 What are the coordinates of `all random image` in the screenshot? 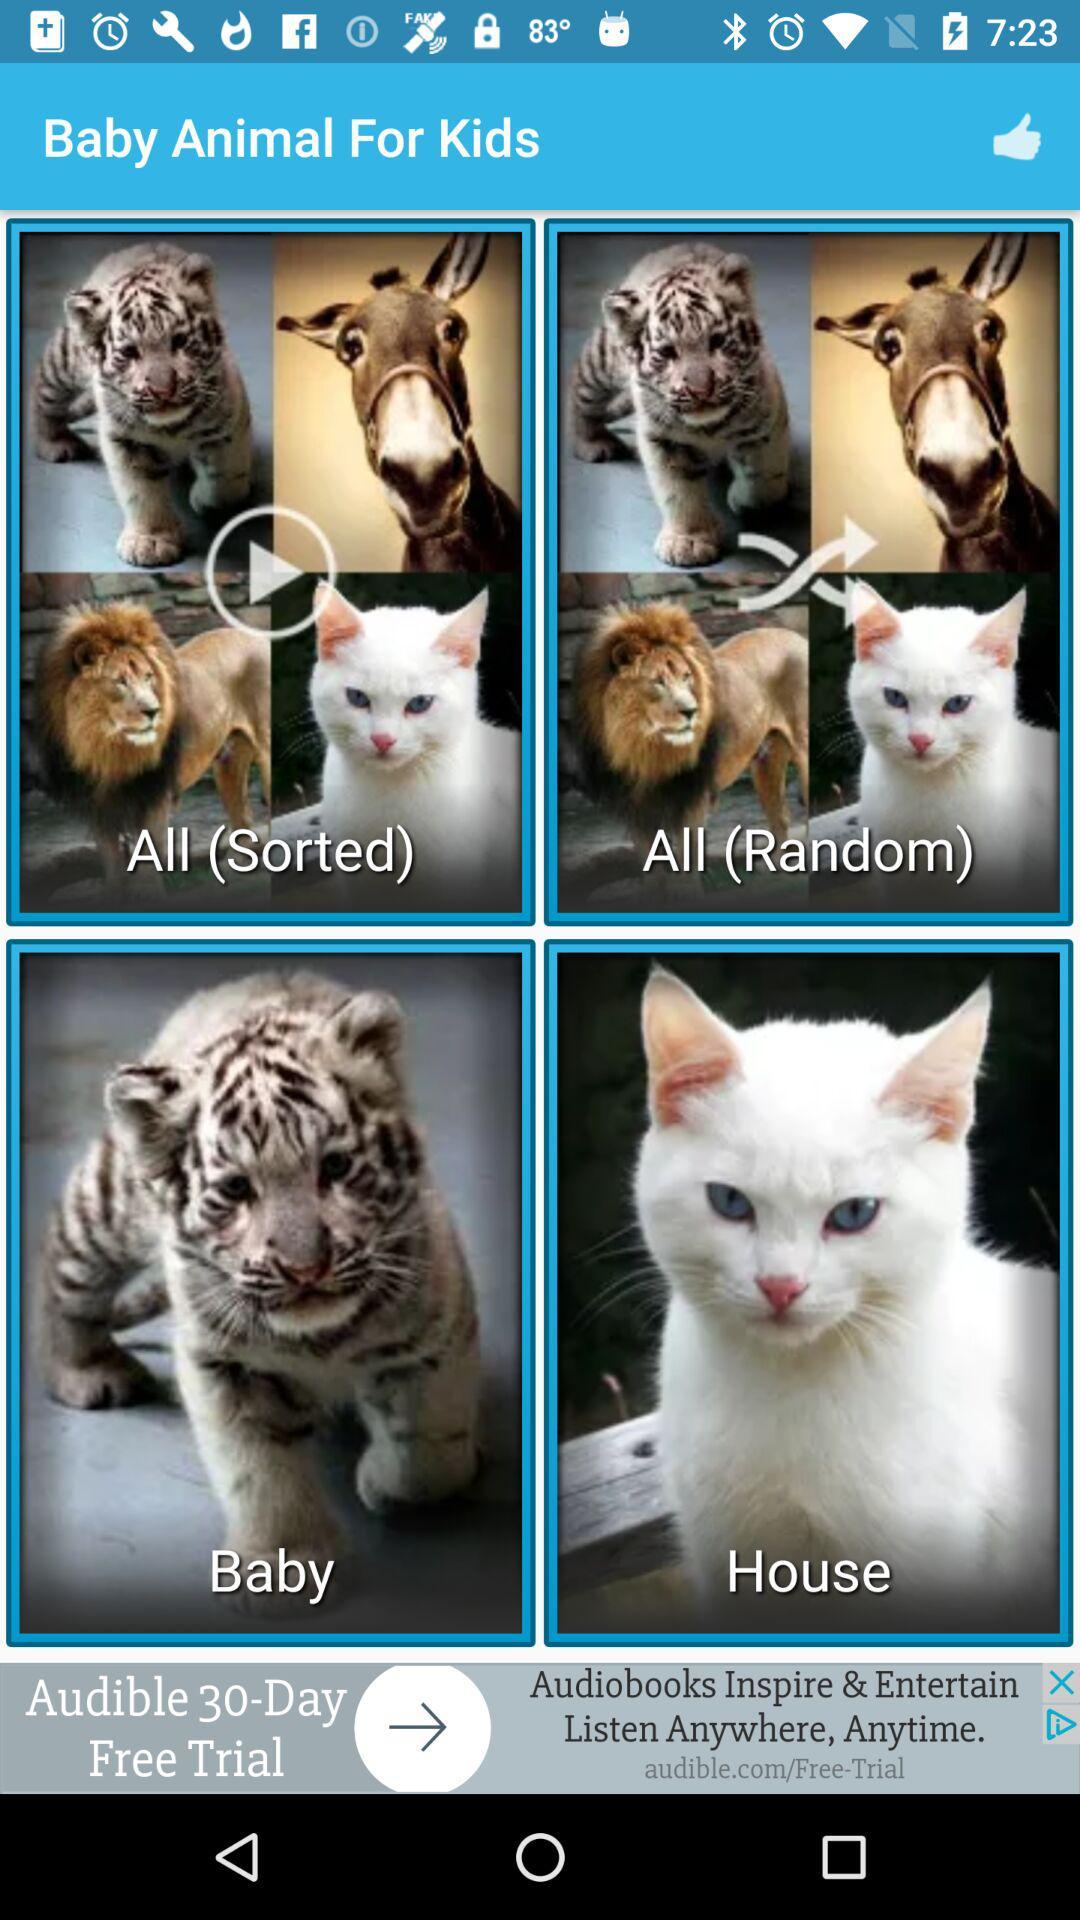 It's located at (807, 570).